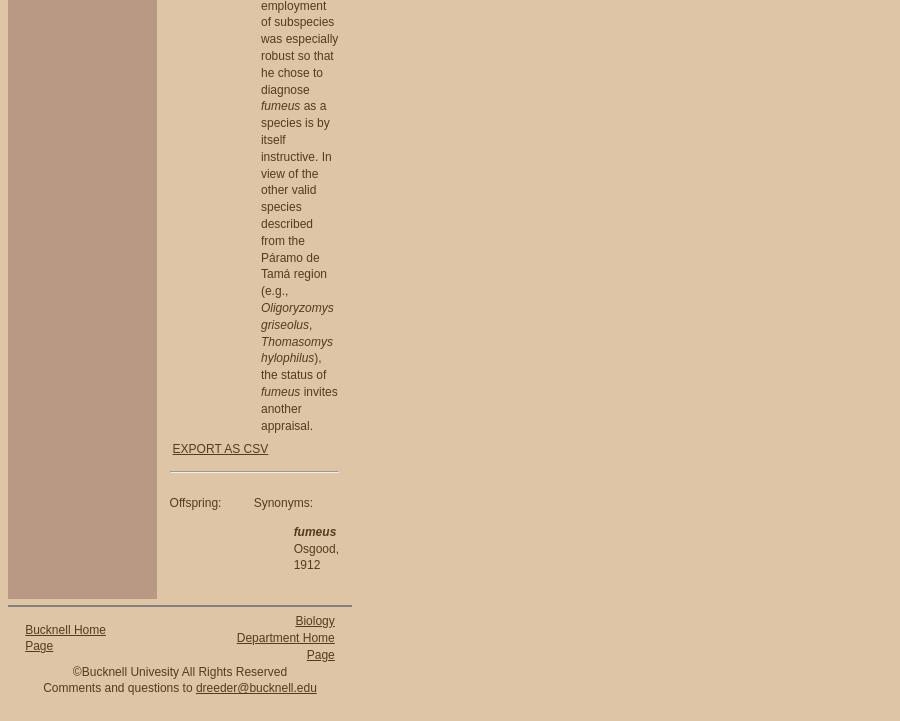 Image resolution: width=900 pixels, height=721 pixels. I want to click on ',', so click(306, 324).